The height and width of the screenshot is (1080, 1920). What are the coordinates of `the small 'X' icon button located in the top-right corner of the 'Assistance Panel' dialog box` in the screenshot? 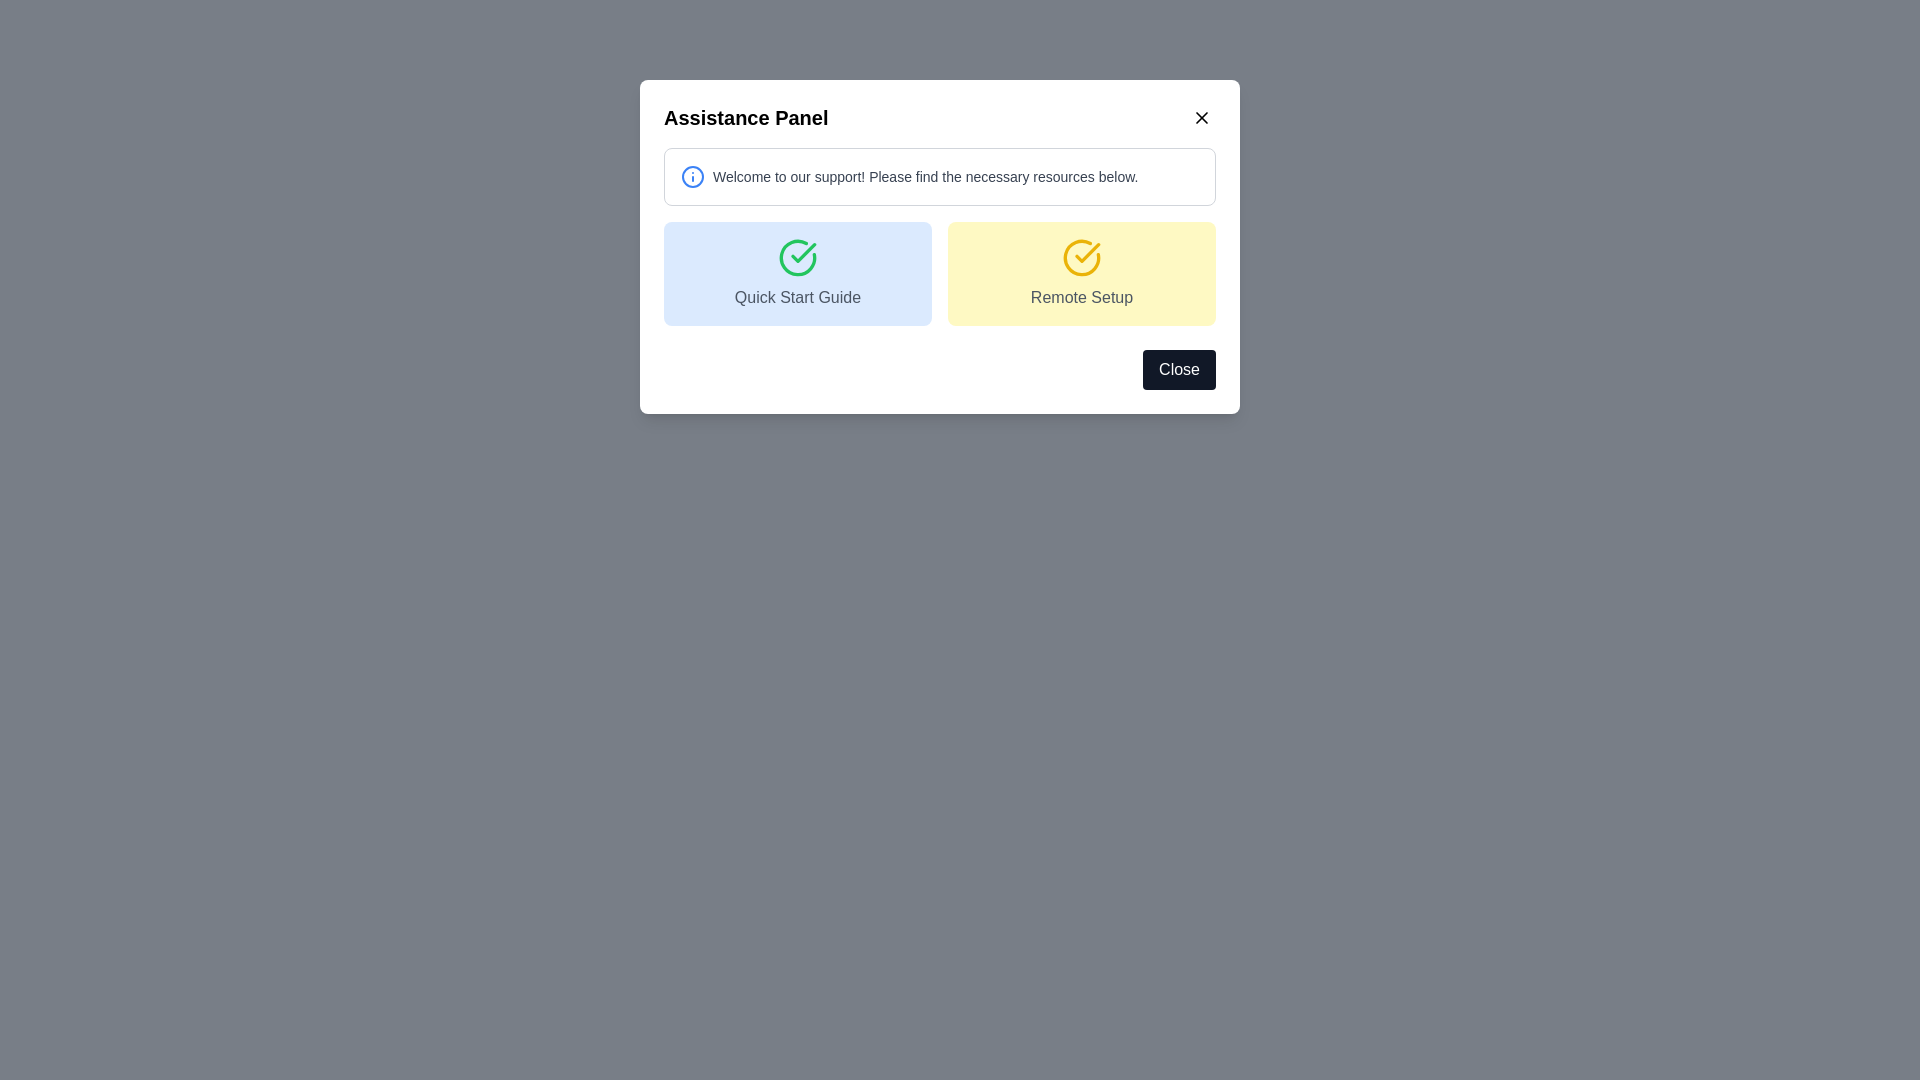 It's located at (1200, 118).